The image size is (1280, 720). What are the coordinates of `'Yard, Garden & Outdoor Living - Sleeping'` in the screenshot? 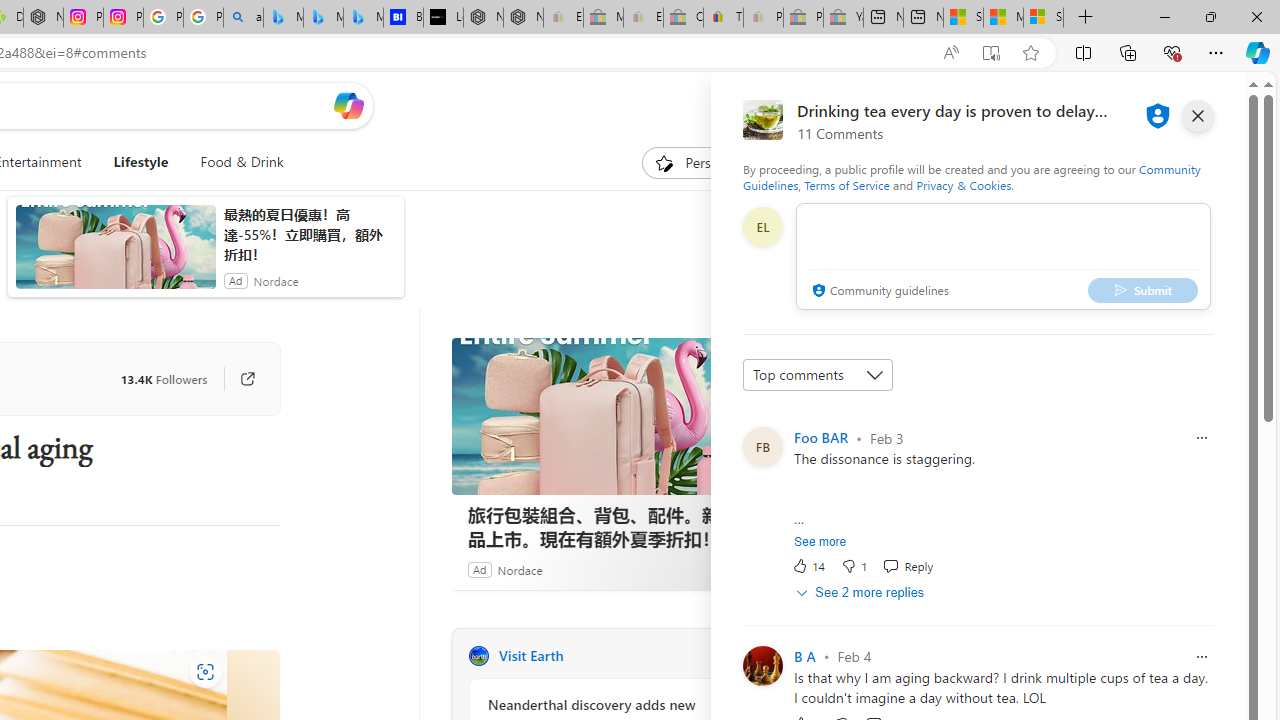 It's located at (843, 17).